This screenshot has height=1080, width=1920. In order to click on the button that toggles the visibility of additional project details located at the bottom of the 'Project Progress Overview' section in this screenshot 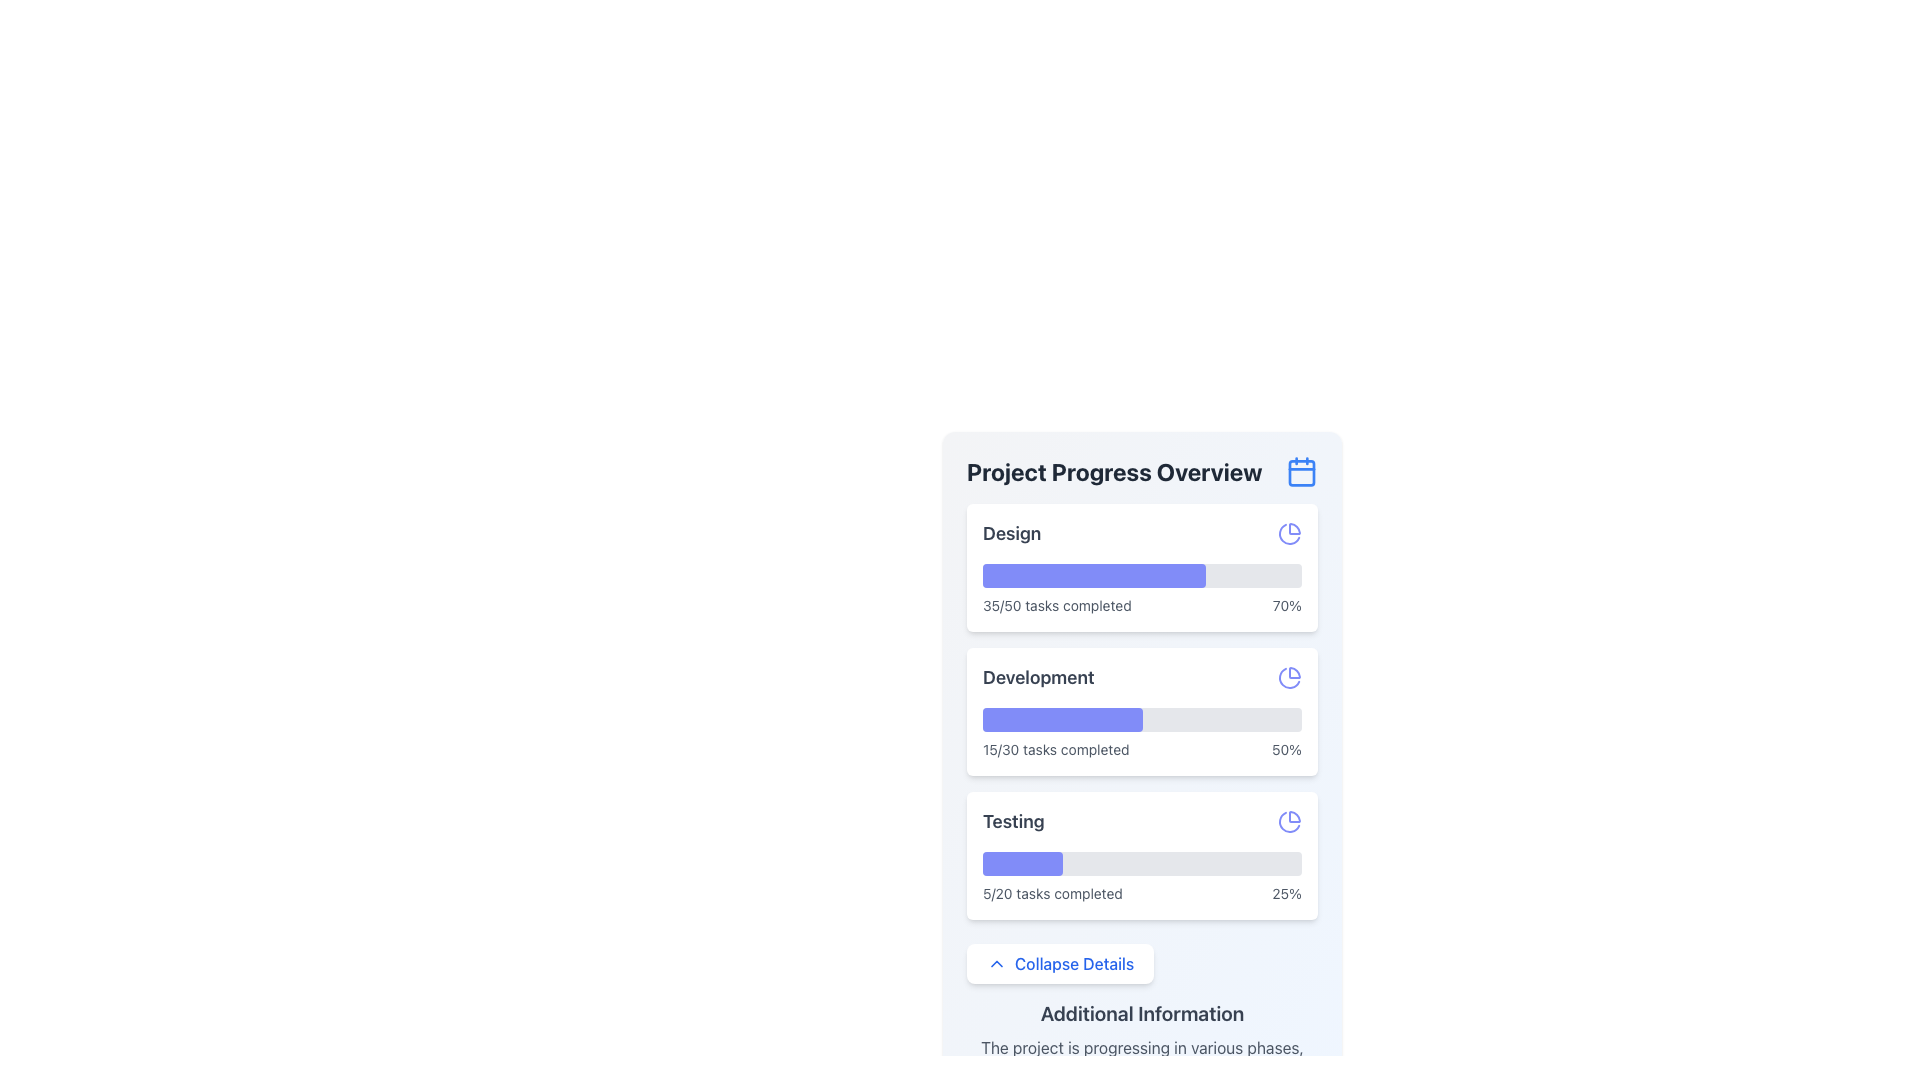, I will do `click(1059, 963)`.